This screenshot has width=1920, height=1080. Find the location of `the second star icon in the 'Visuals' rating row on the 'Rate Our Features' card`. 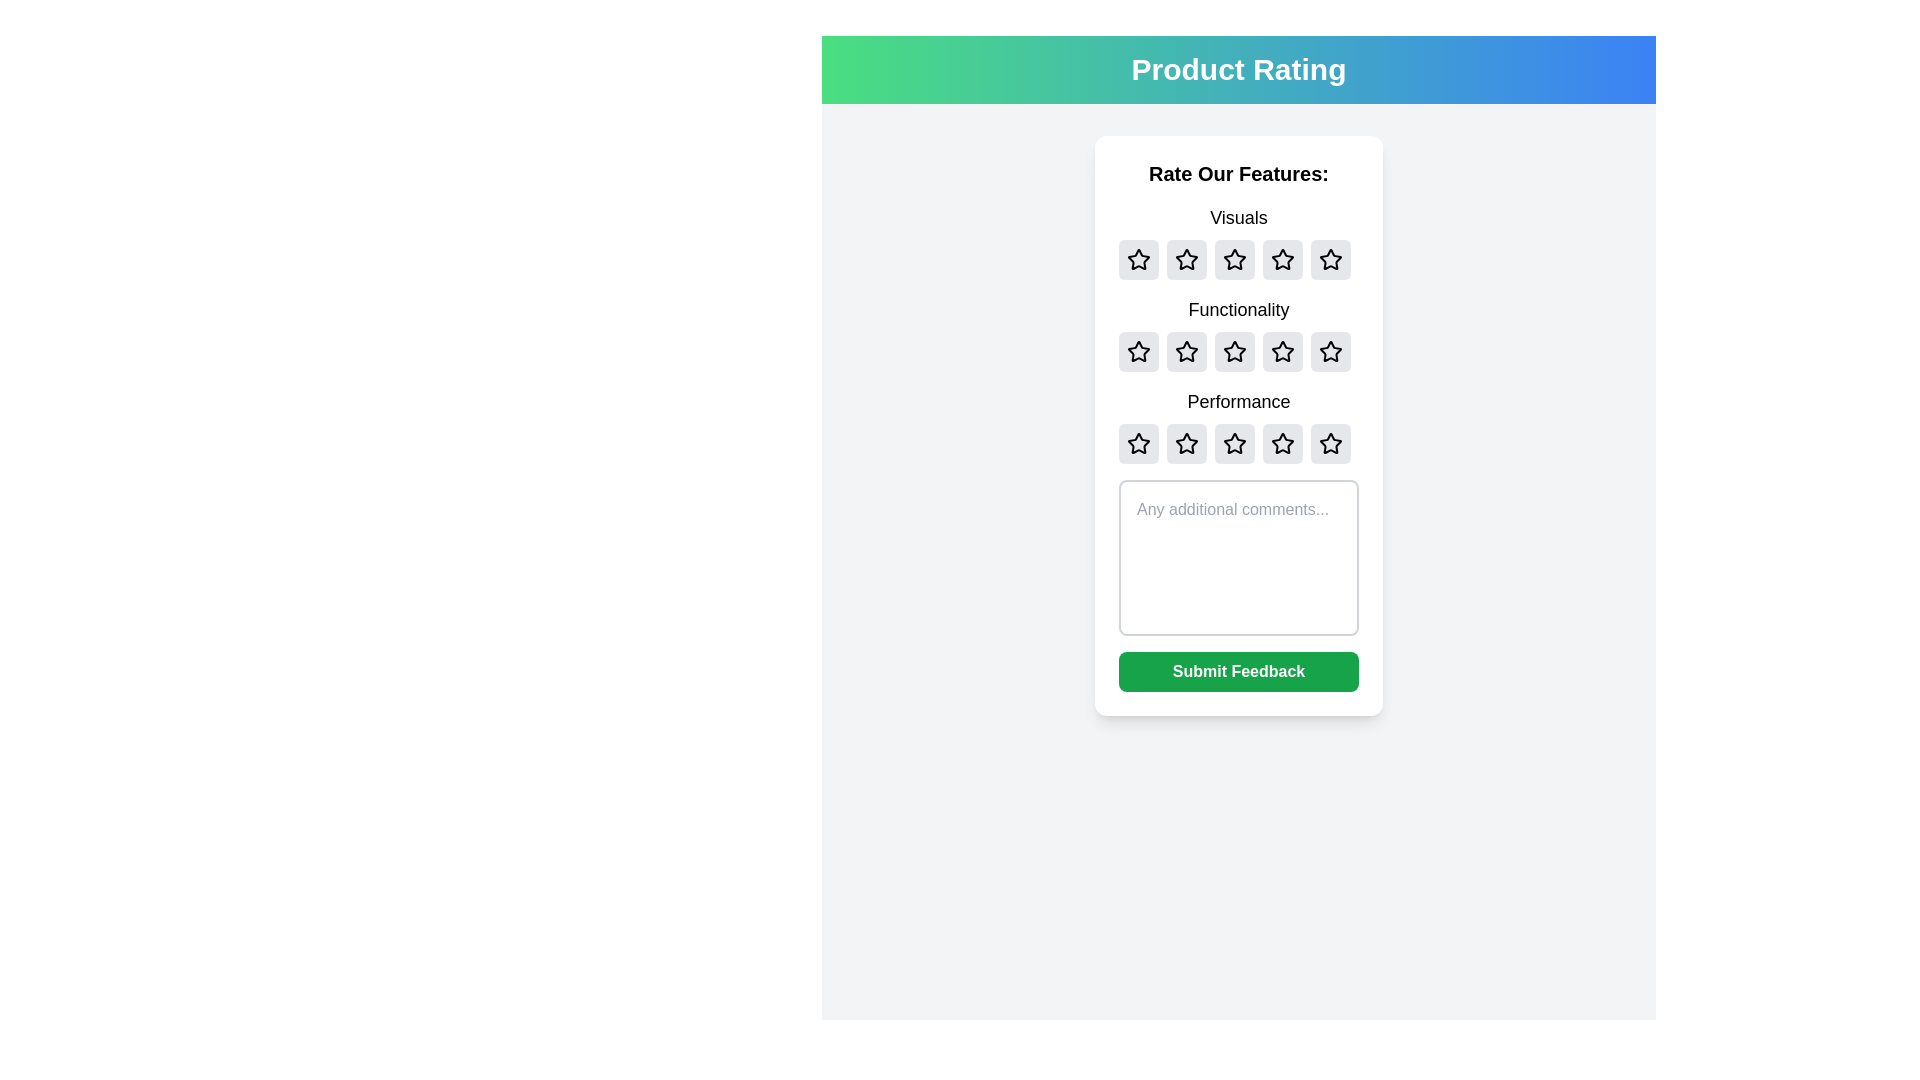

the second star icon in the 'Visuals' rating row on the 'Rate Our Features' card is located at coordinates (1186, 258).